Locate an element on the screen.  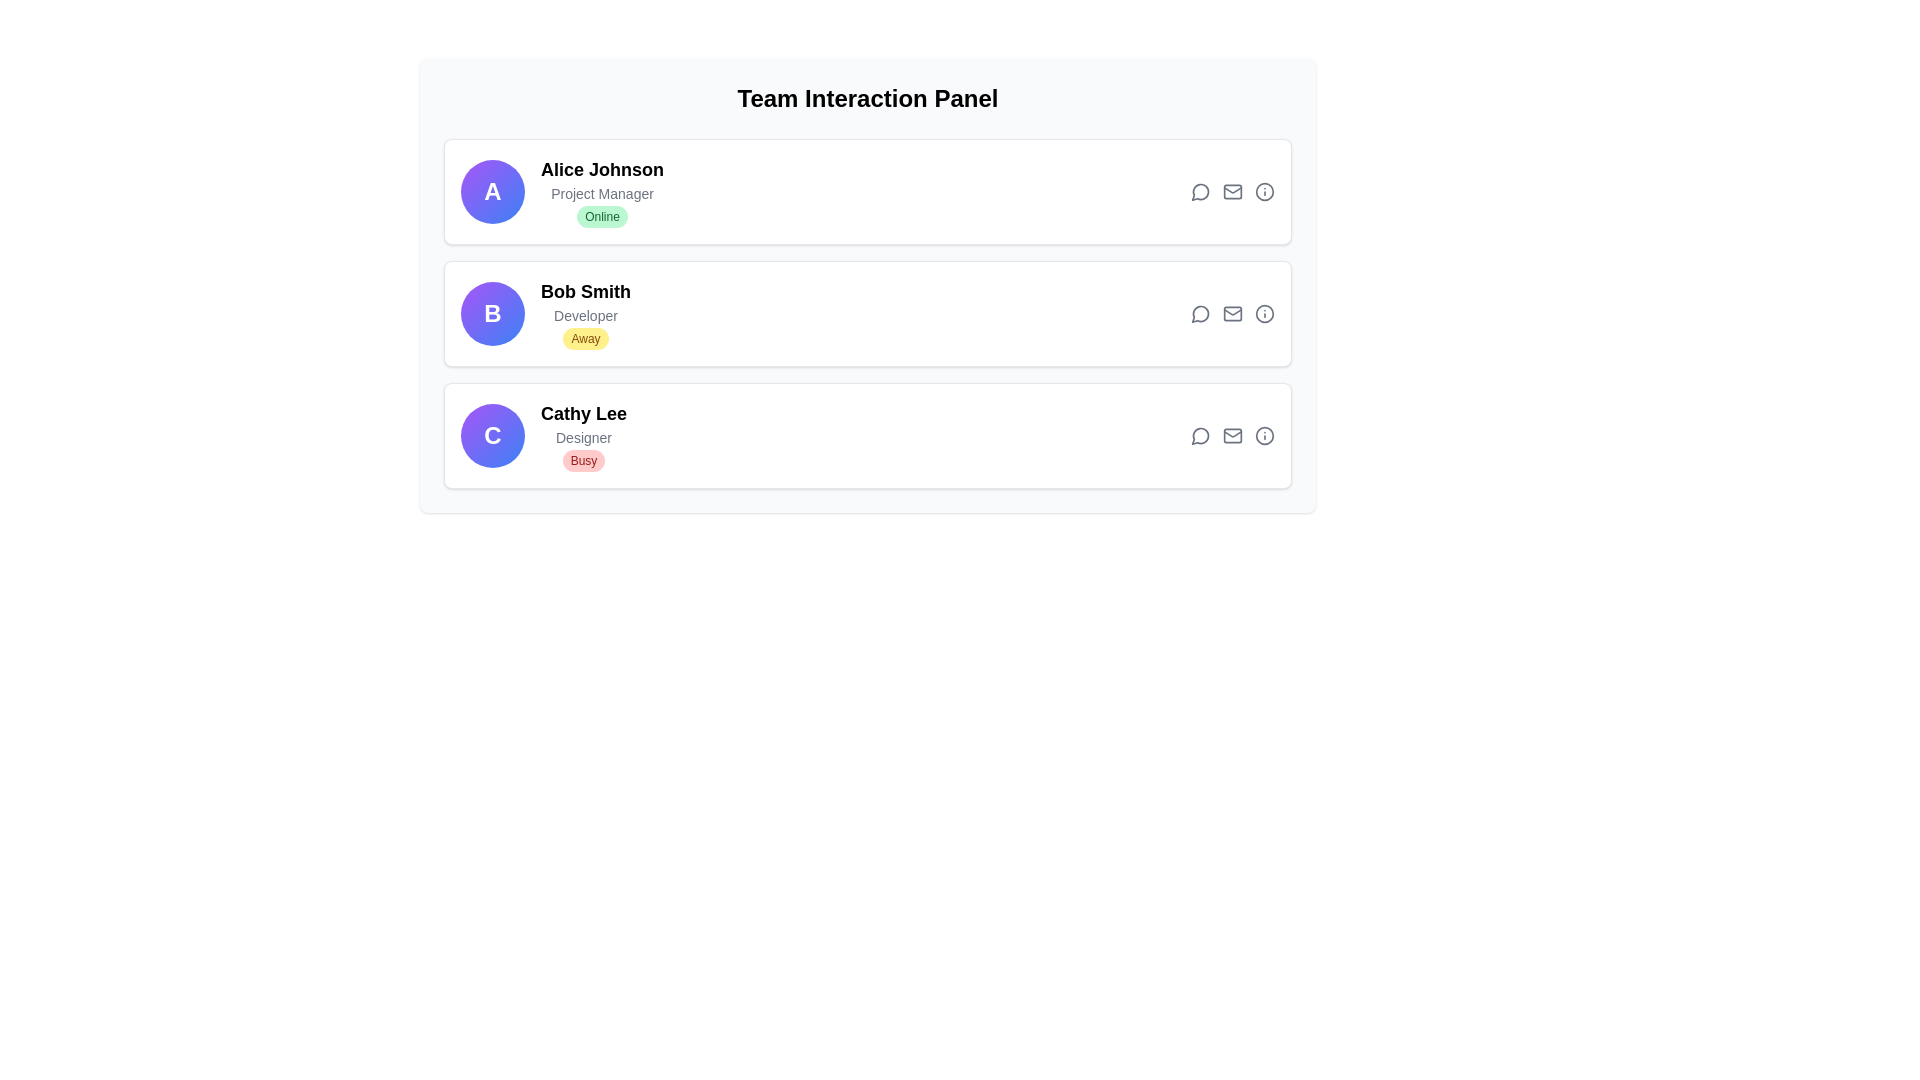
the envelope icon, which is the second icon from the left in the user interaction section of the 'Cathy Lee' profile row, to send a message is located at coordinates (1232, 434).